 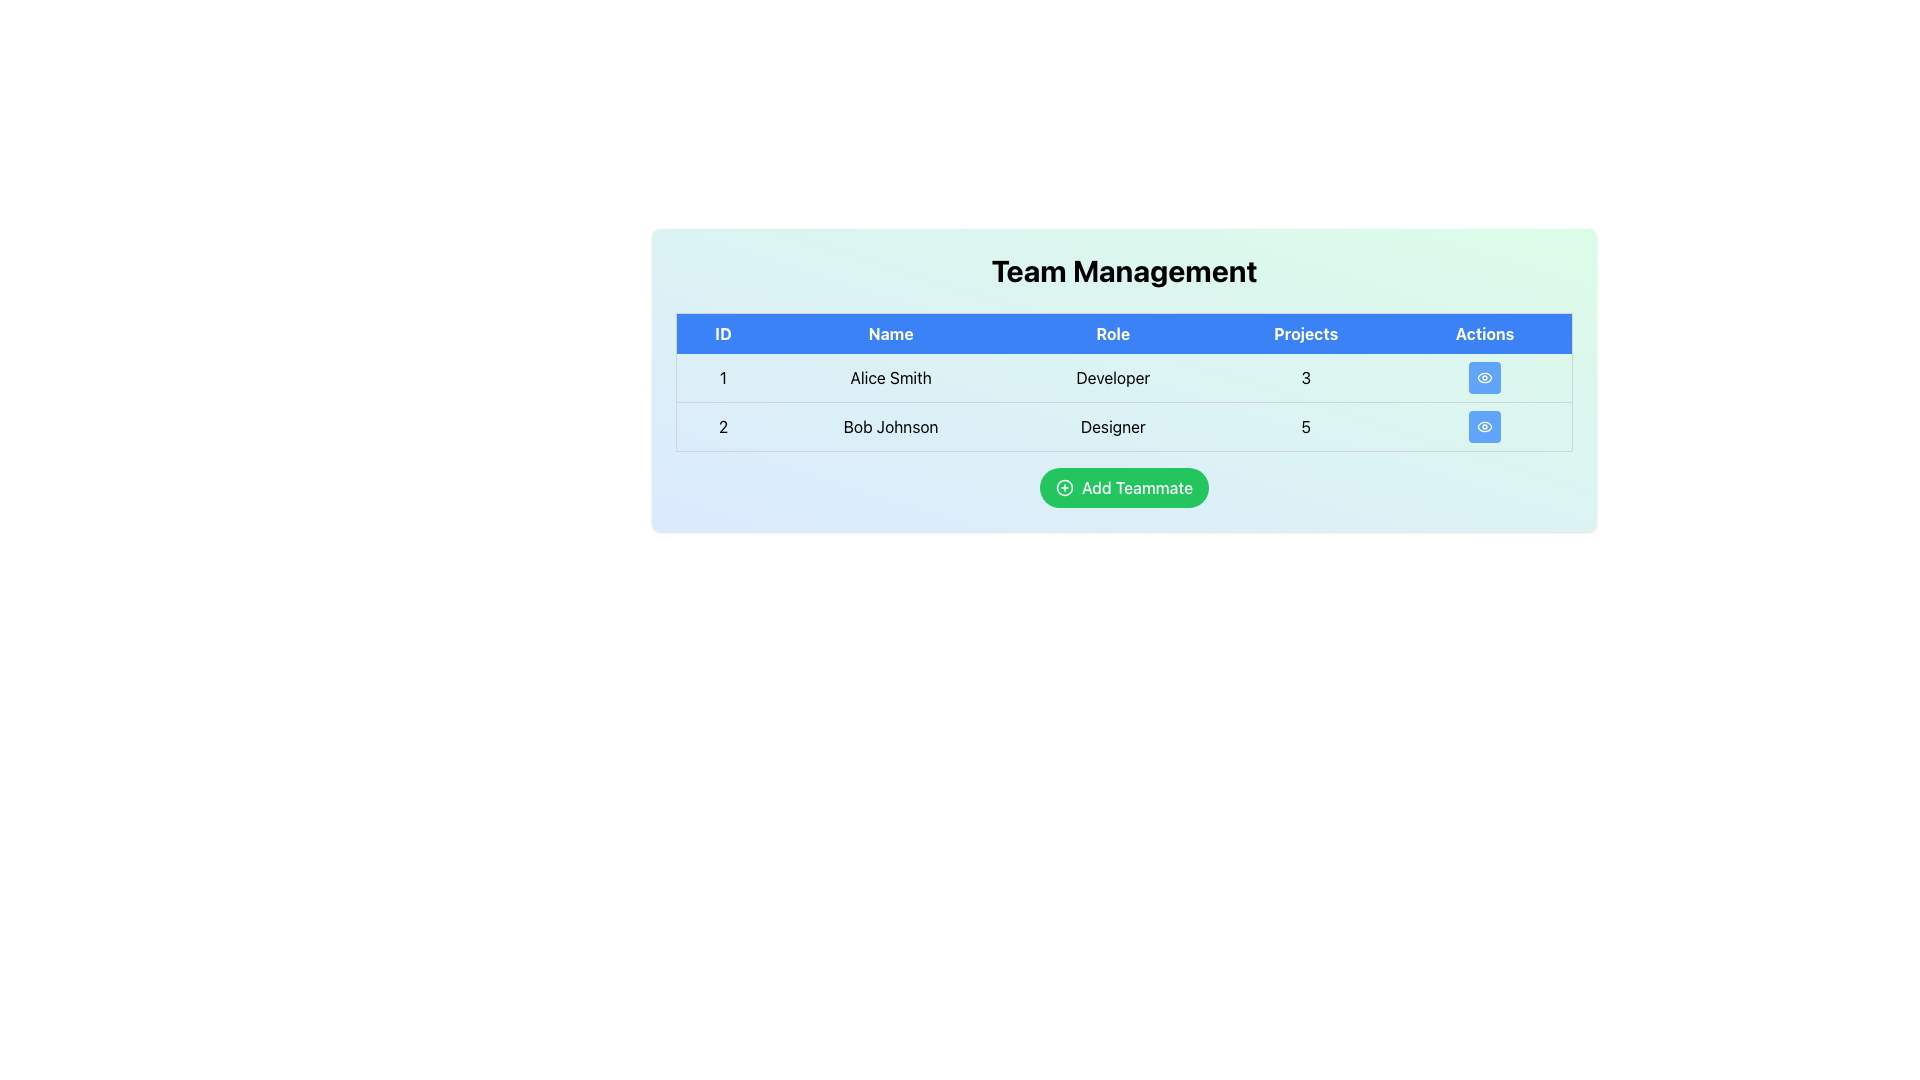 I want to click on the 'Team Management' text element which is bold and large, located at the top of the content area, preceding a table-like component, so click(x=1124, y=270).